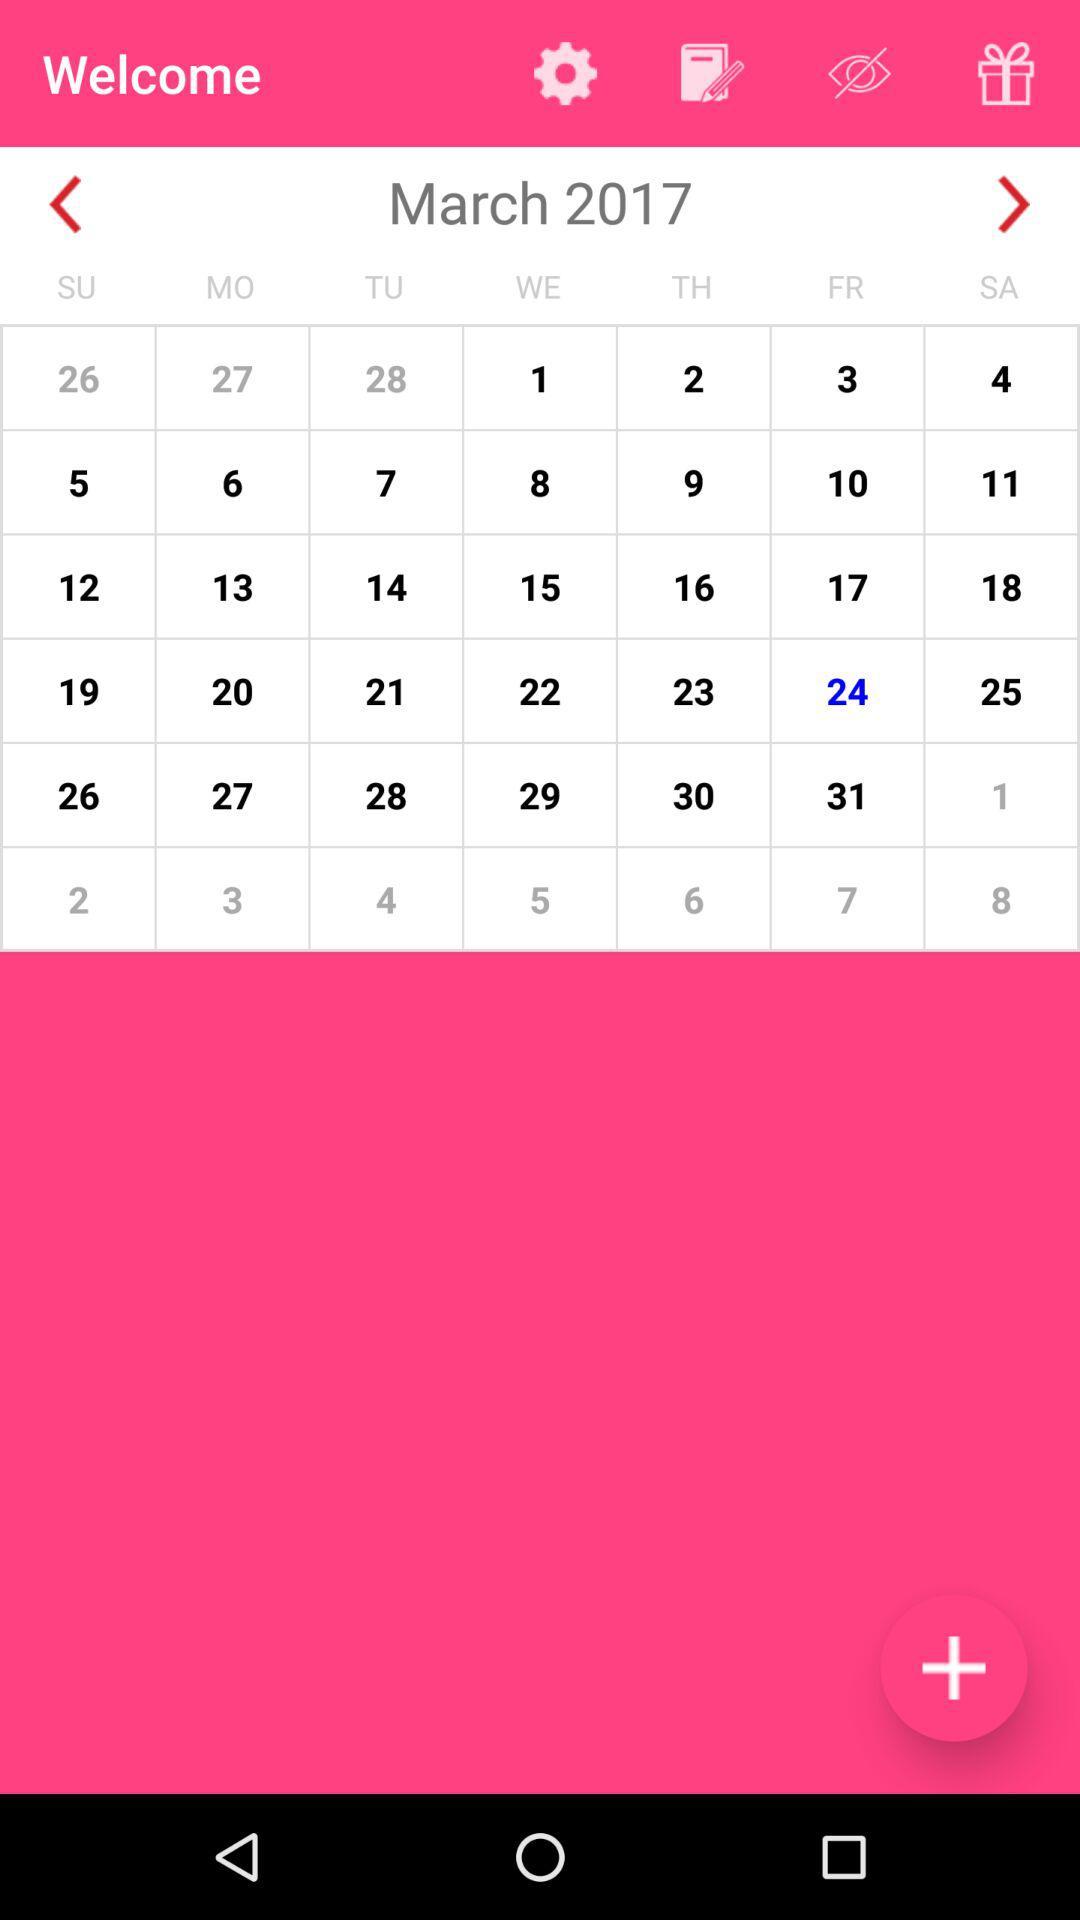 The width and height of the screenshot is (1080, 1920). What do you see at coordinates (540, 201) in the screenshot?
I see `the march 2017 icon` at bounding box center [540, 201].